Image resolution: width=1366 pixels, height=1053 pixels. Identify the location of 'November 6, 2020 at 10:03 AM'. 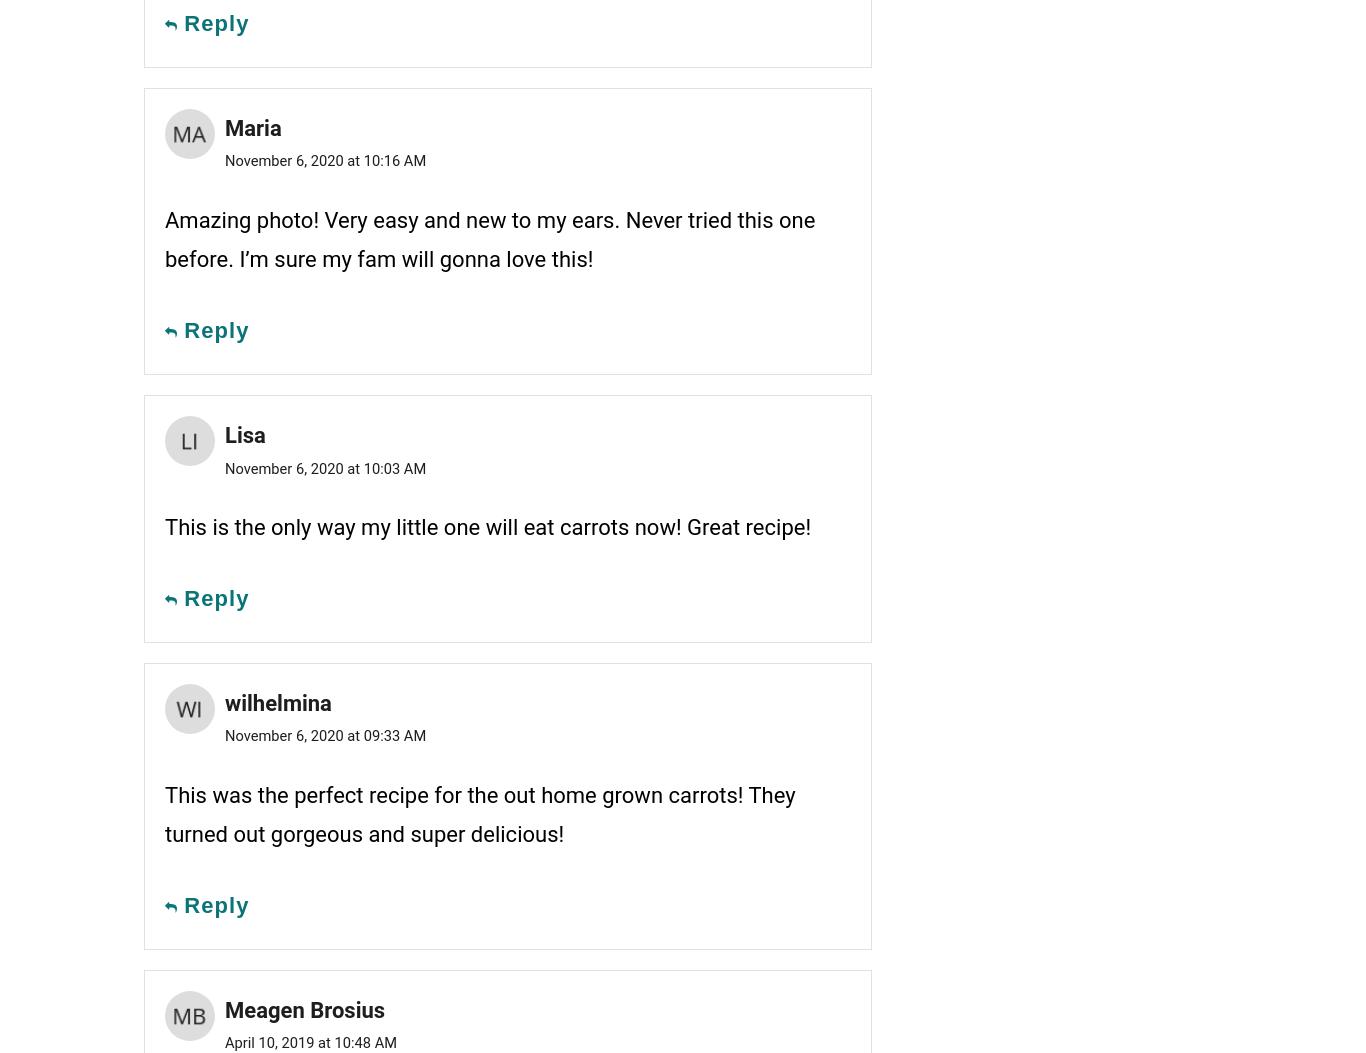
(223, 466).